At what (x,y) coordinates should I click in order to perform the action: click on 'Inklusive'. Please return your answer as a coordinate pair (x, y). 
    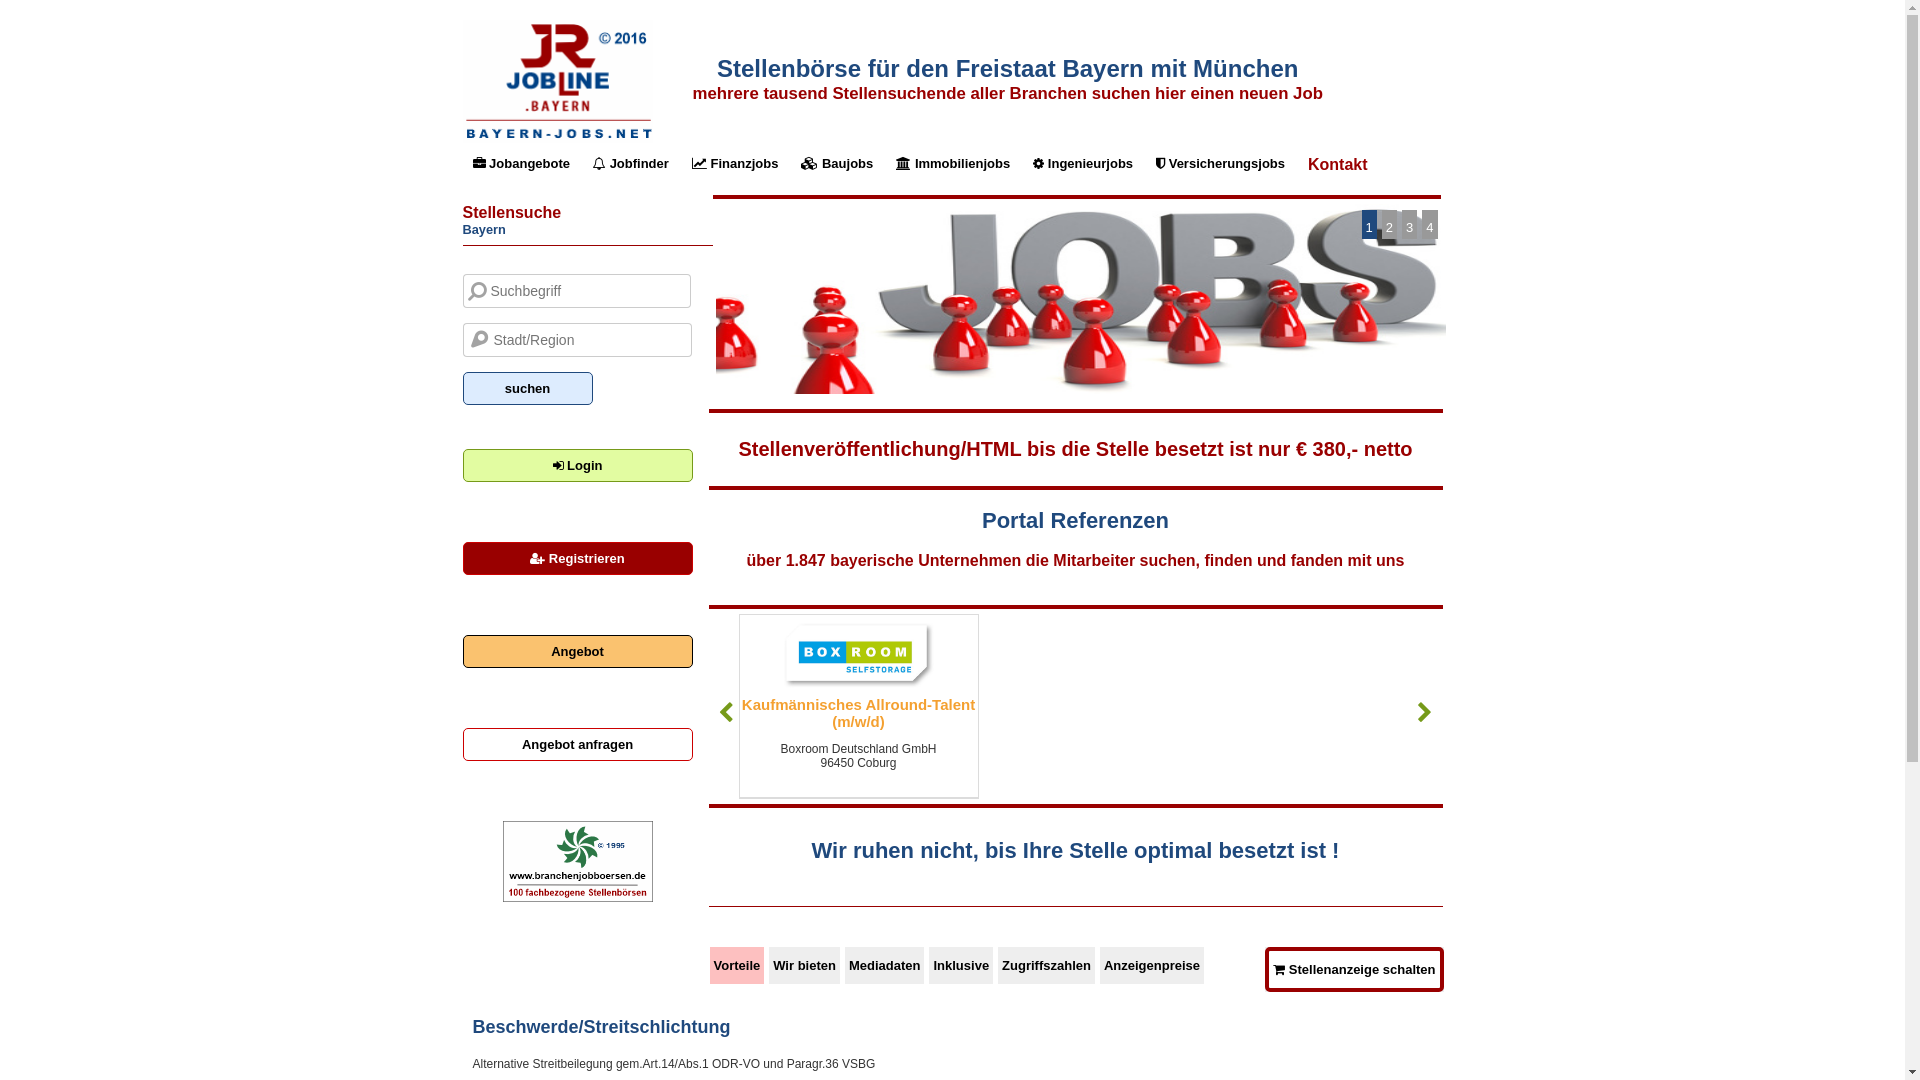
    Looking at the image, I should click on (963, 964).